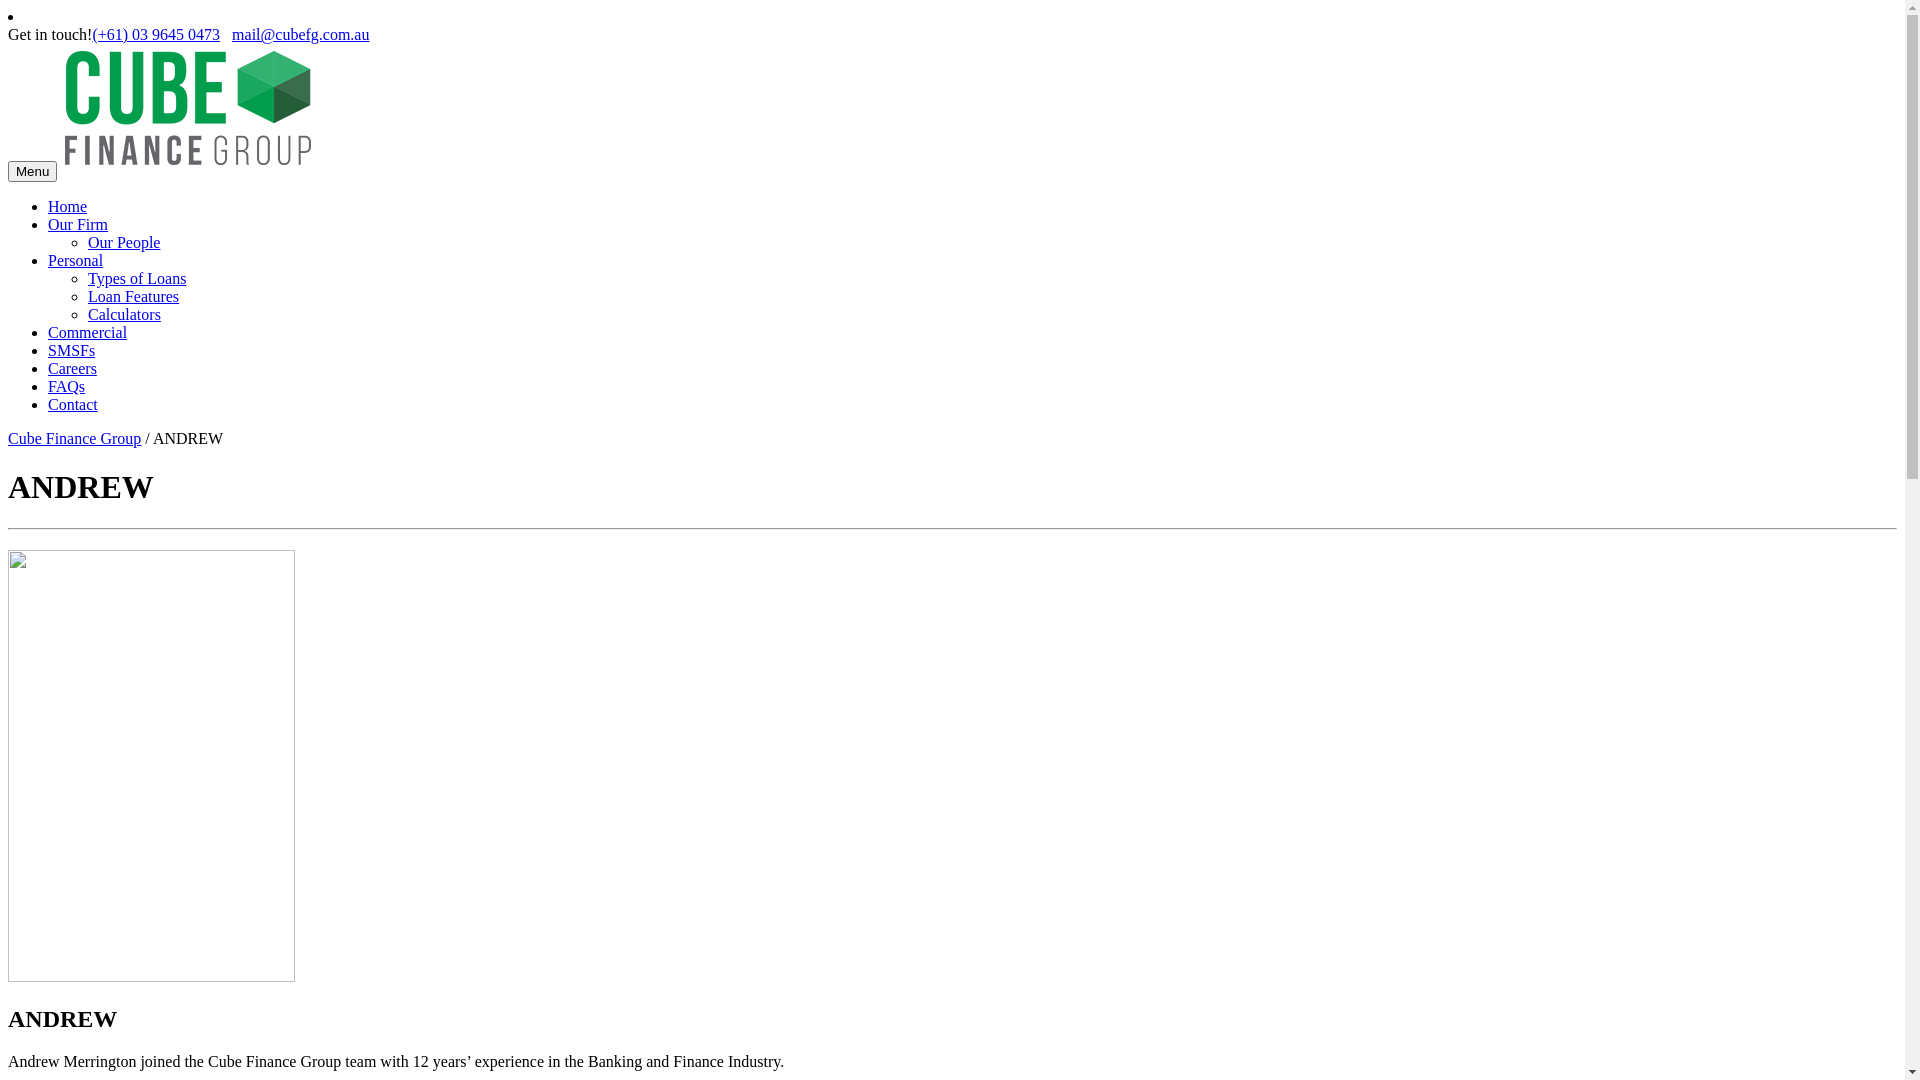 The image size is (1920, 1080). What do you see at coordinates (123, 314) in the screenshot?
I see `'Calculators'` at bounding box center [123, 314].